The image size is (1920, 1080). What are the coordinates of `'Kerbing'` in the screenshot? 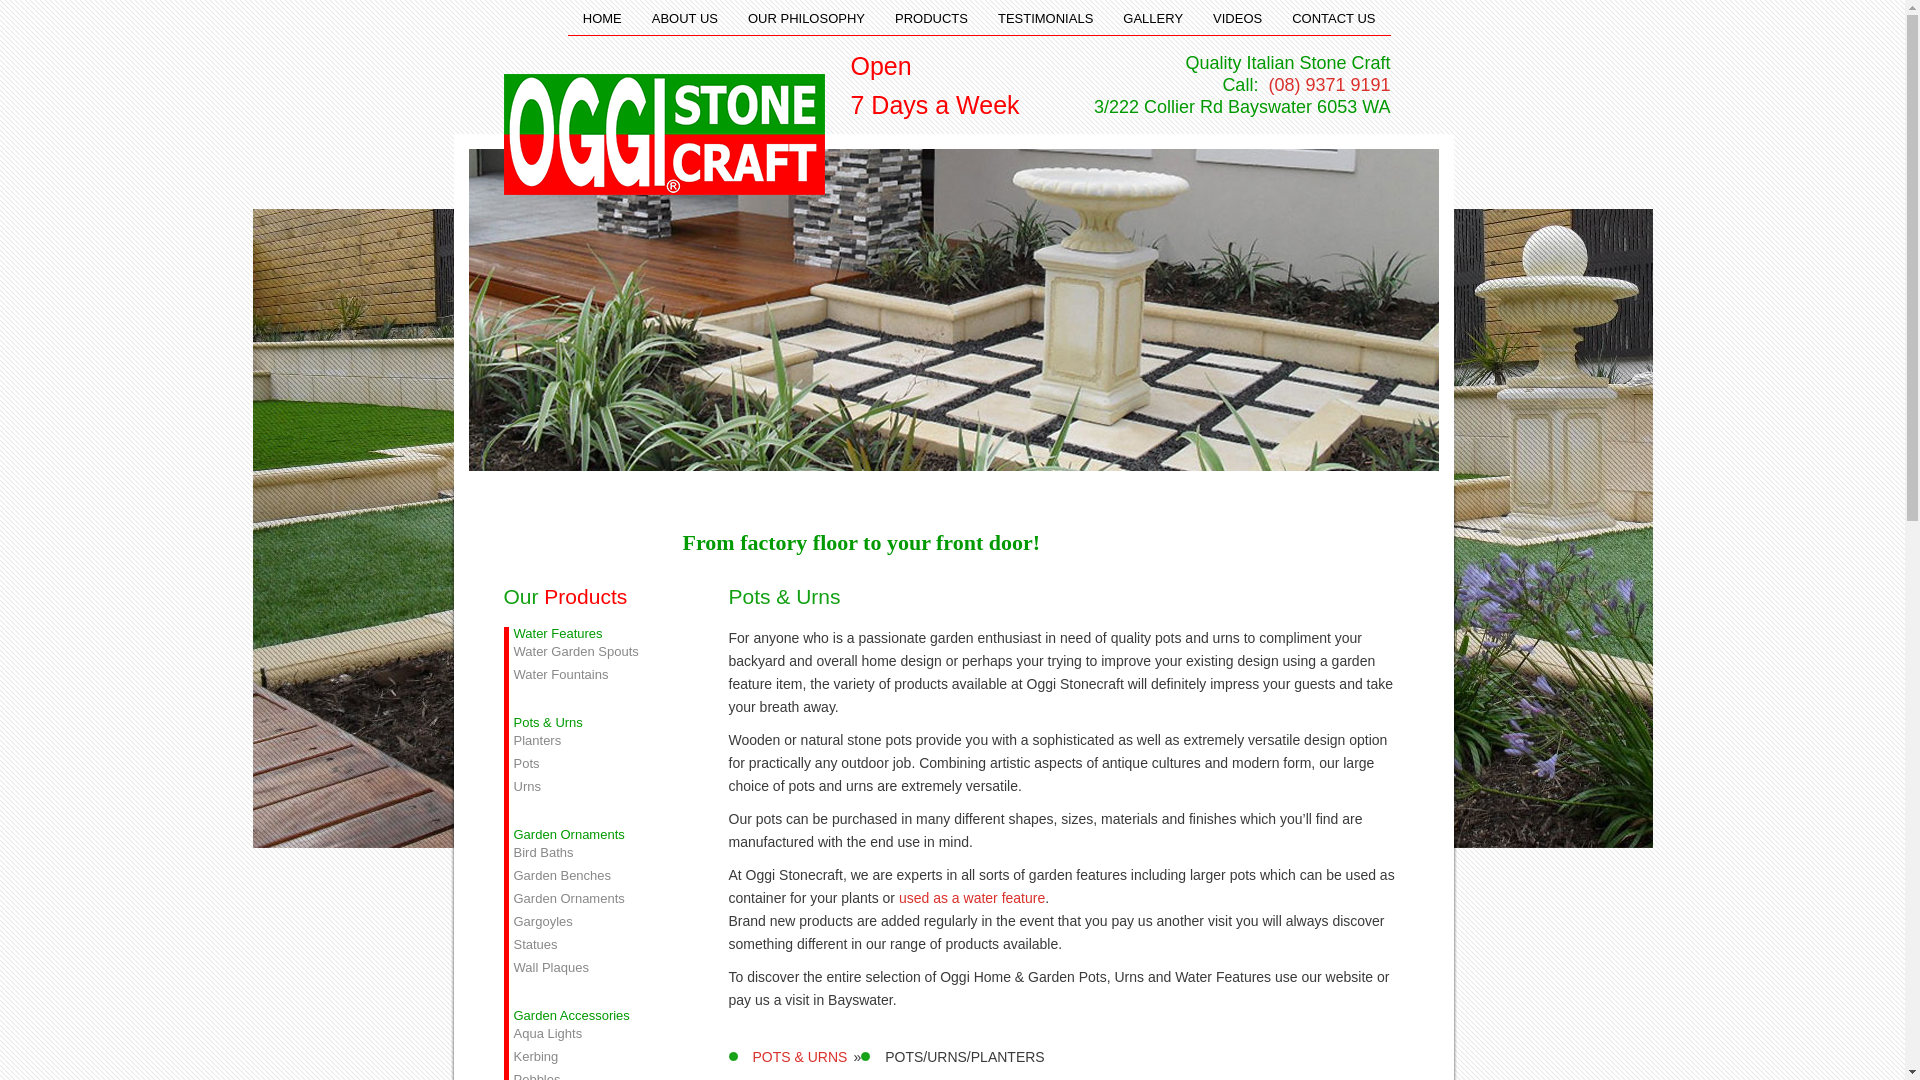 It's located at (513, 1055).